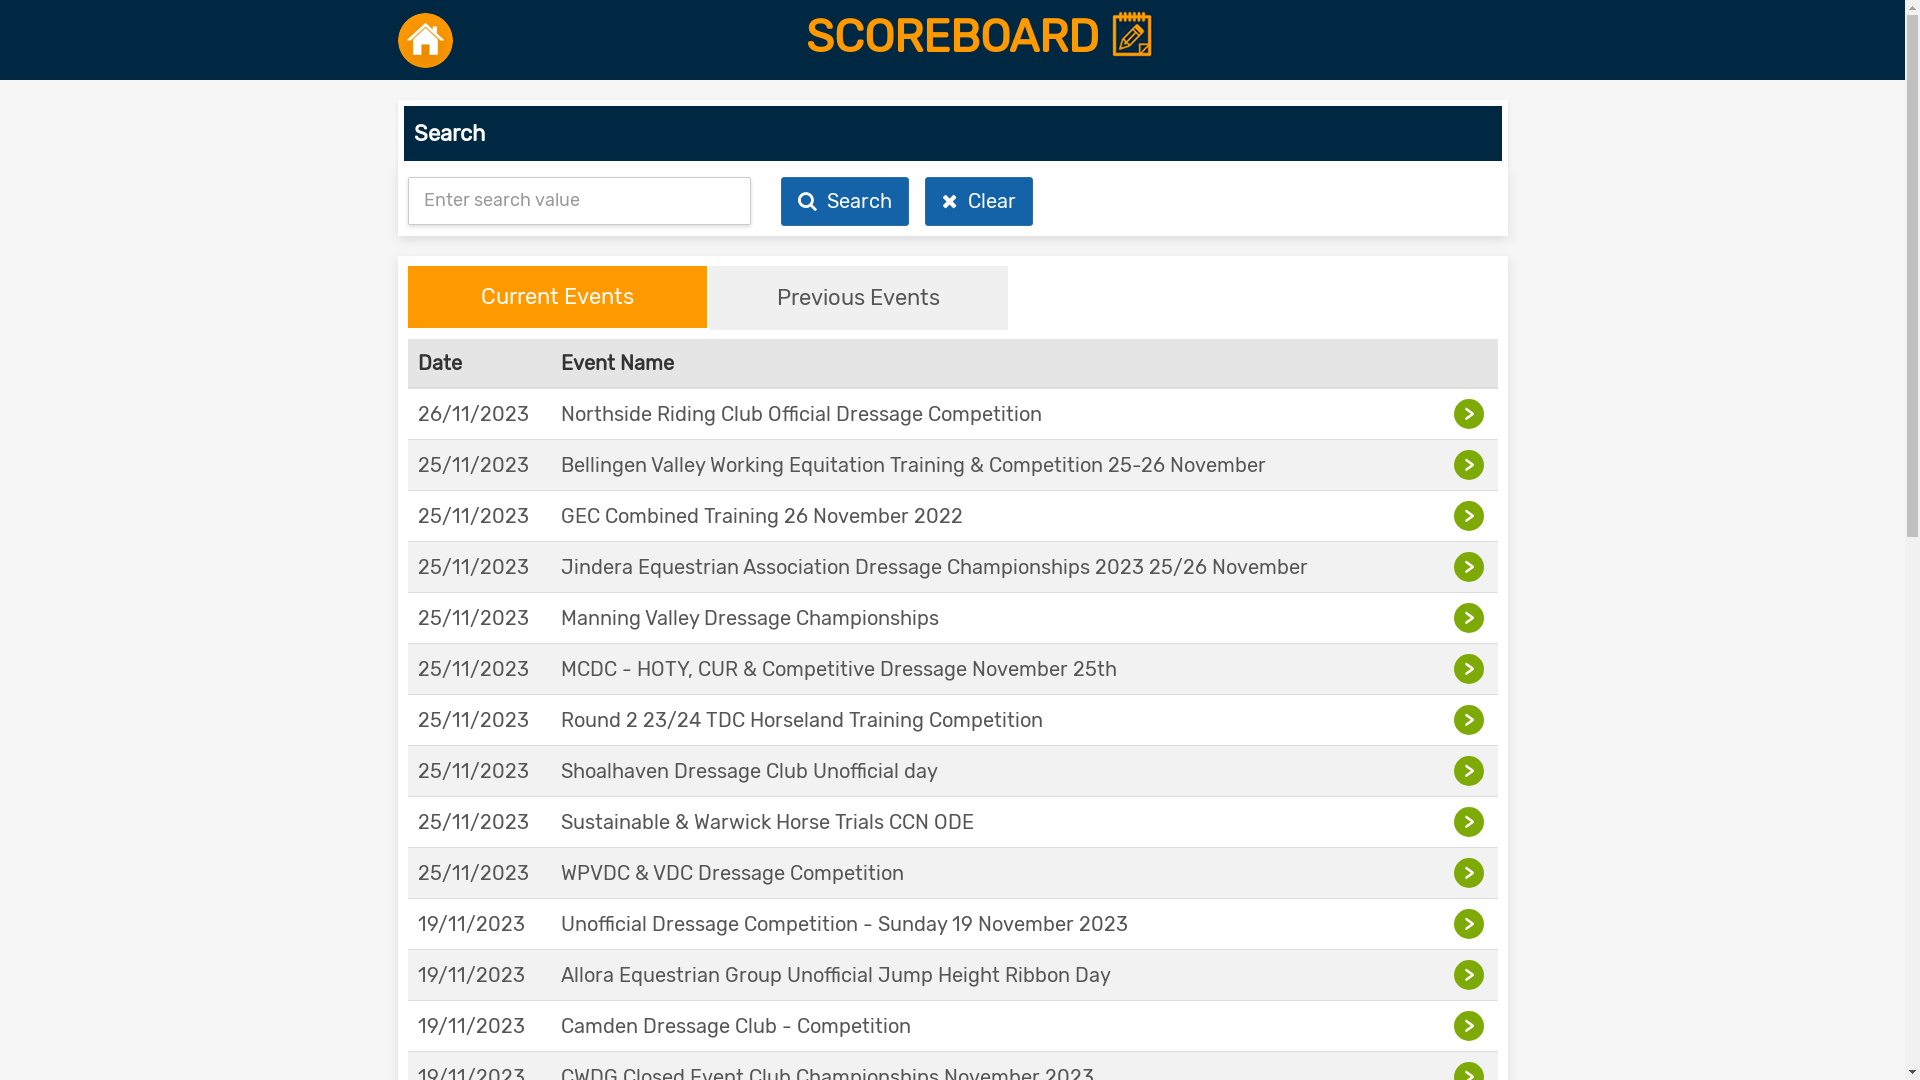  I want to click on 'Current Events', so click(557, 297).